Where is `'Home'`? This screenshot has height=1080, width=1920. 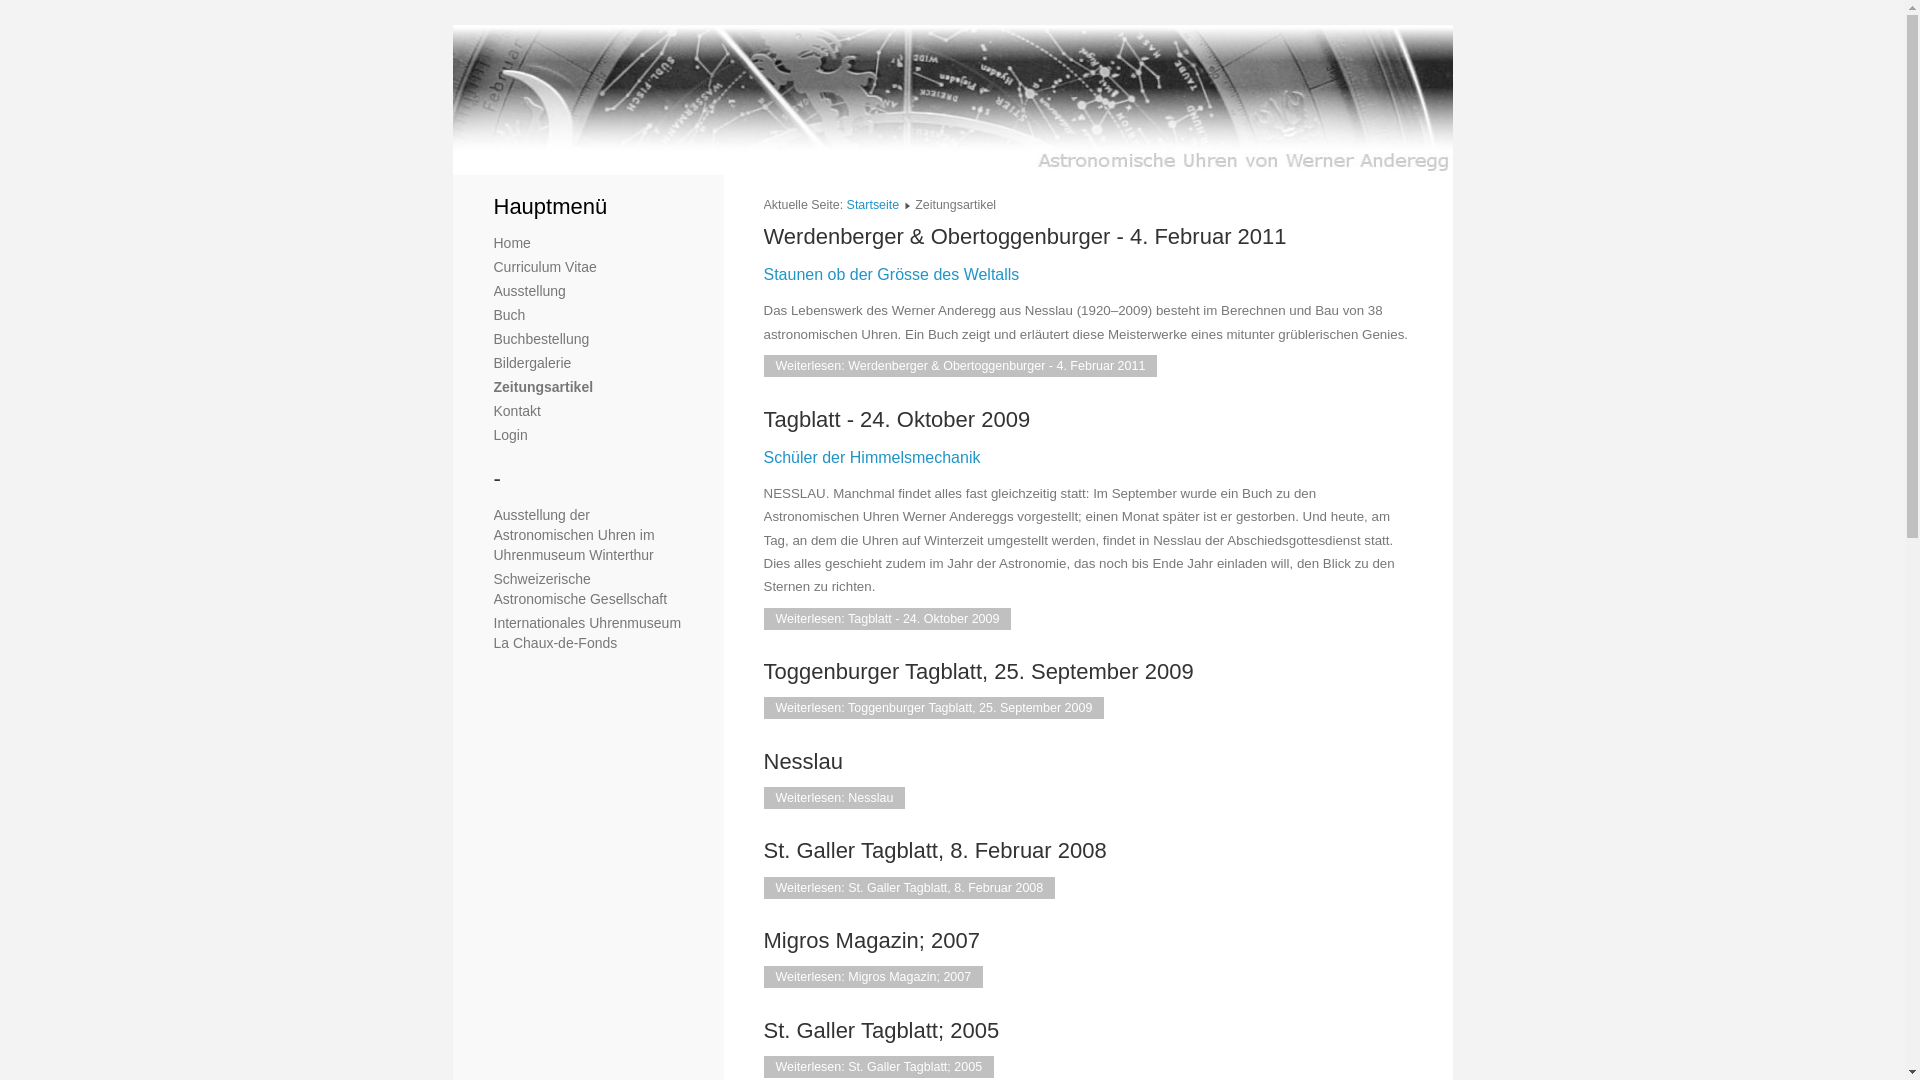
'Home' is located at coordinates (512, 242).